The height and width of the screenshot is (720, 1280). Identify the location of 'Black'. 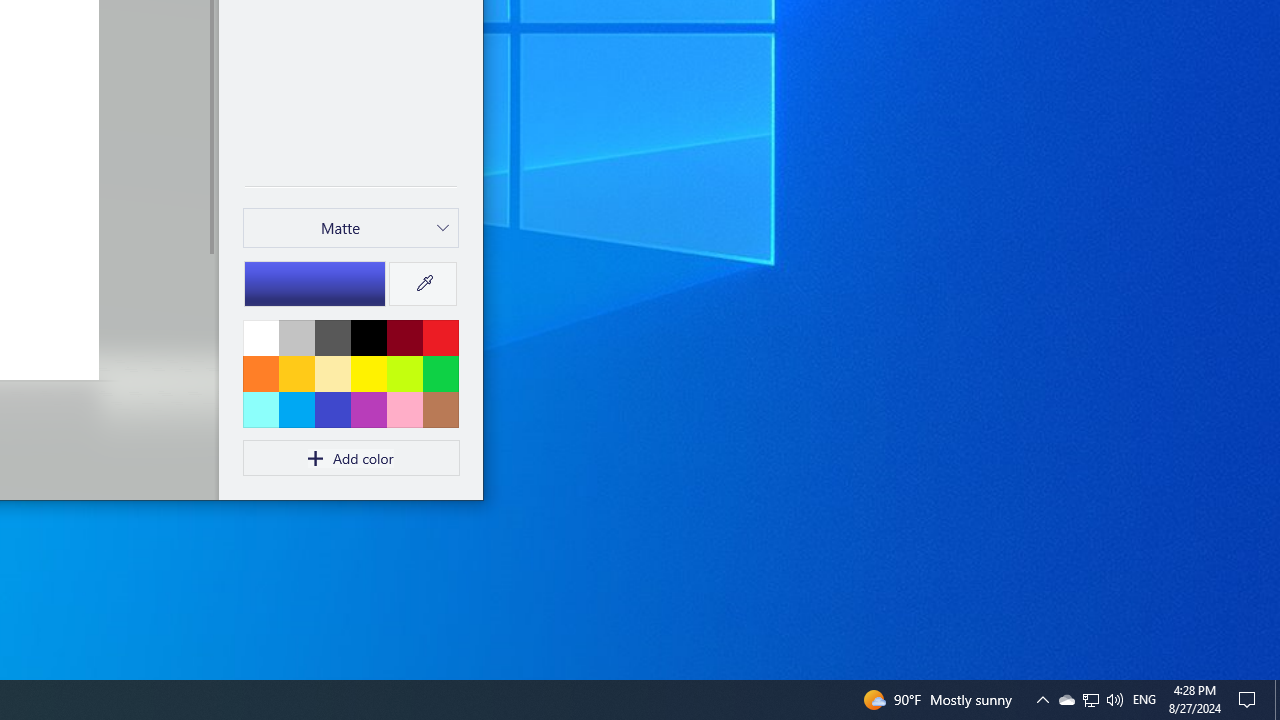
(368, 336).